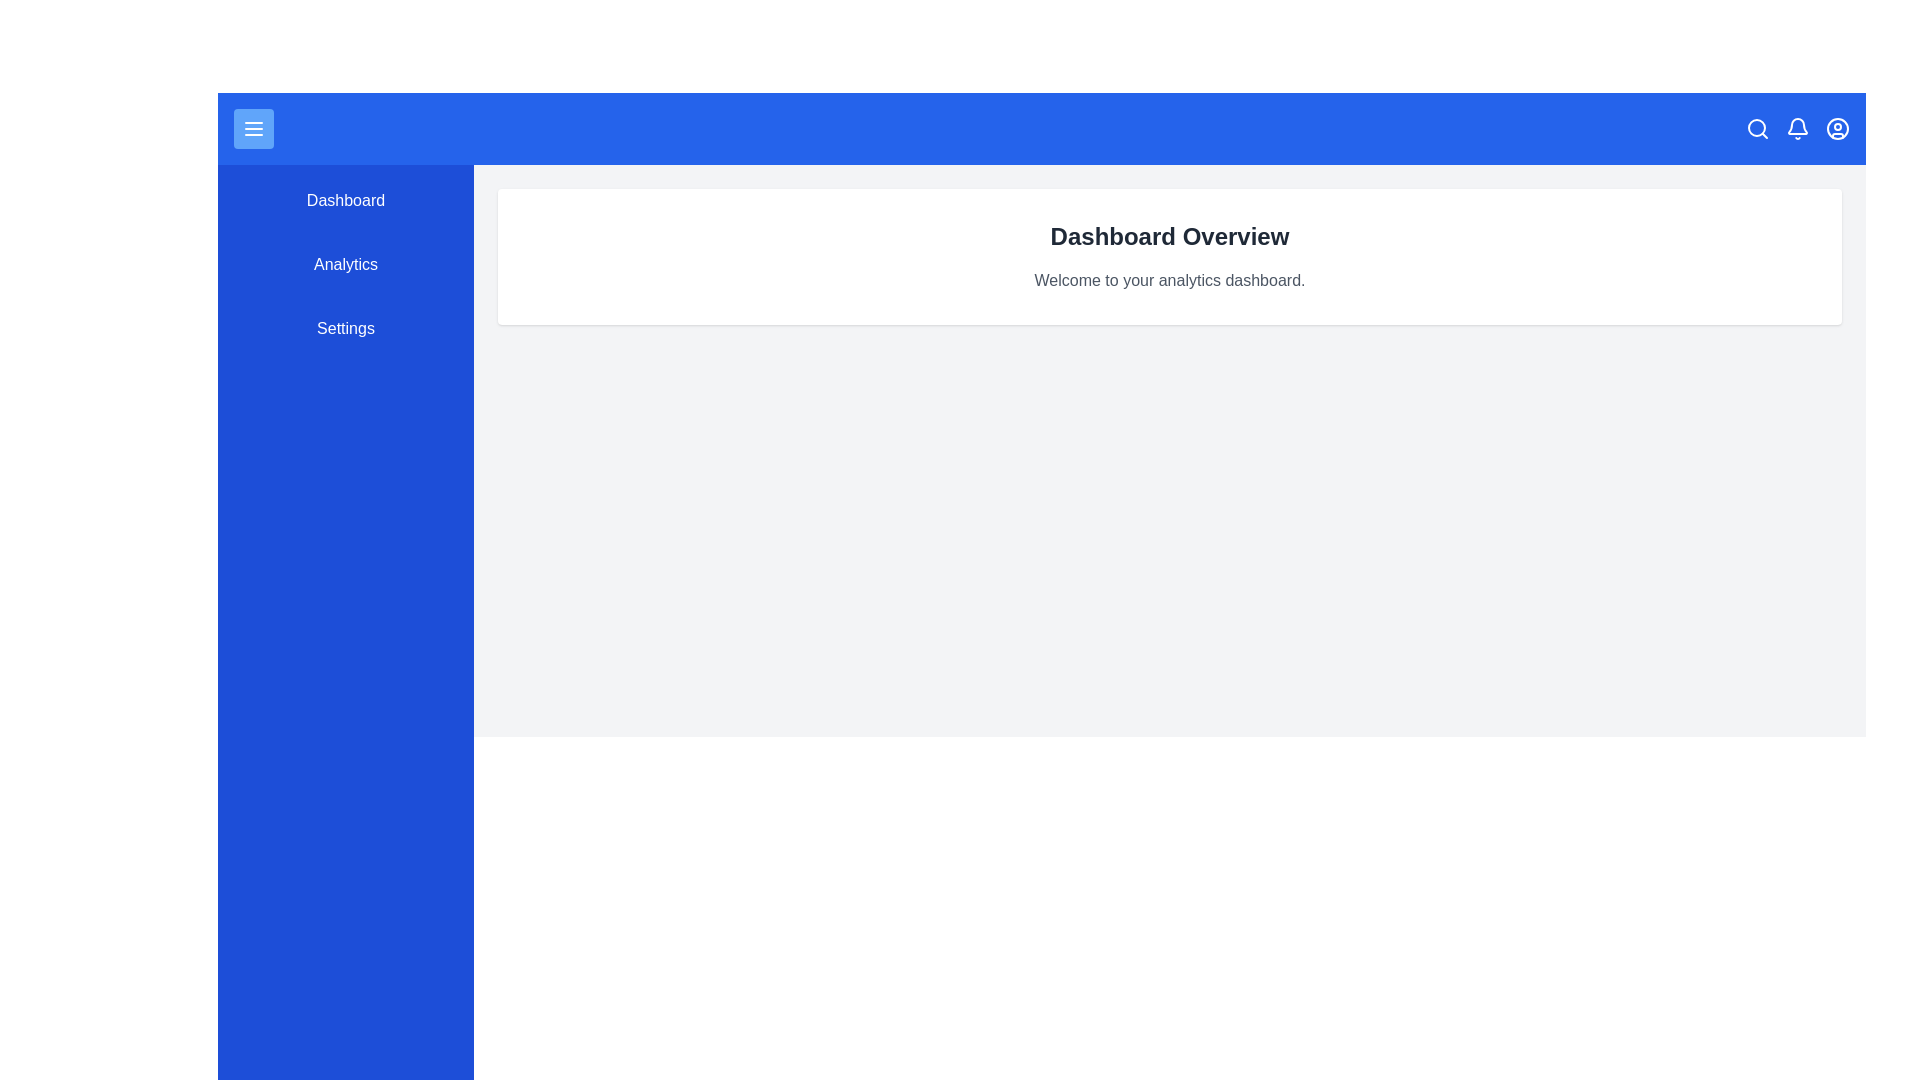 This screenshot has width=1920, height=1080. I want to click on the search icon in the top bar, so click(1756, 128).